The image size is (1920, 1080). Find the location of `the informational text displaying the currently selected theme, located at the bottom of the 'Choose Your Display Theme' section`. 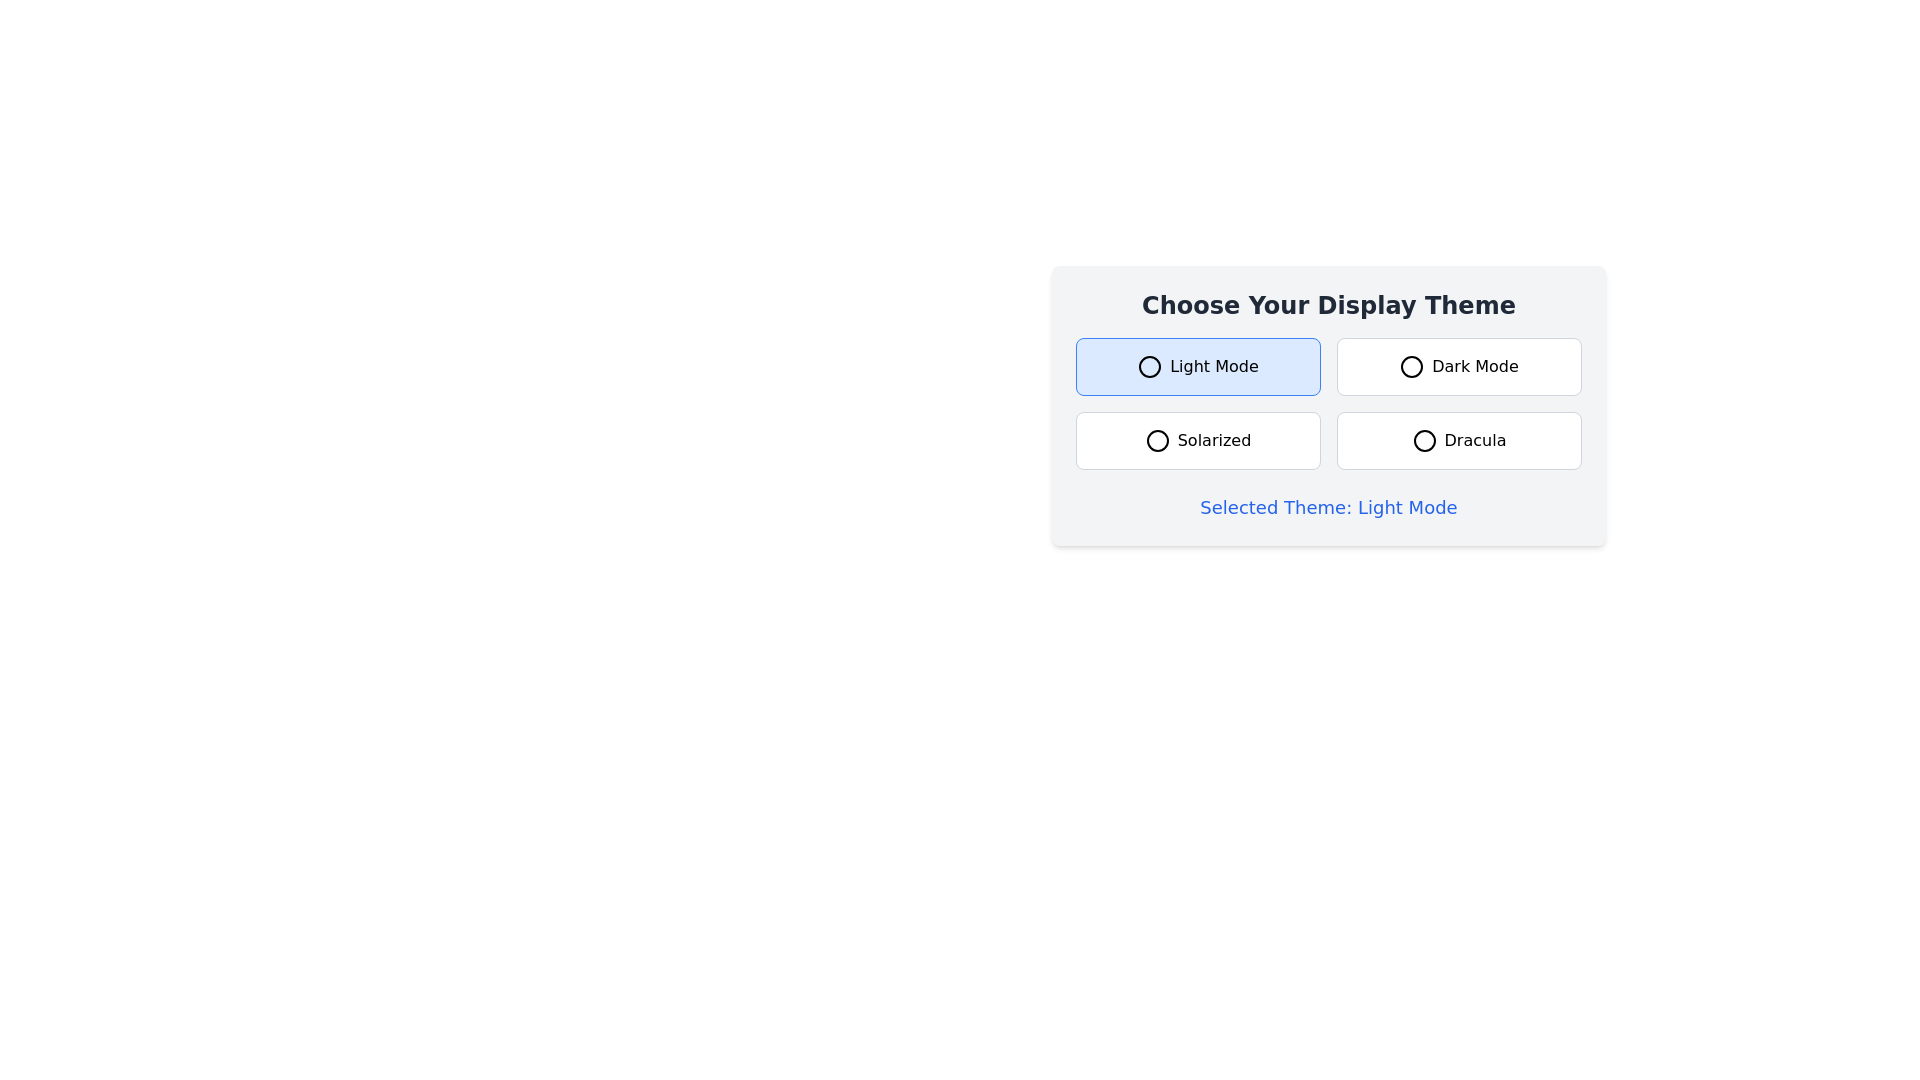

the informational text displaying the currently selected theme, located at the bottom of the 'Choose Your Display Theme' section is located at coordinates (1329, 507).